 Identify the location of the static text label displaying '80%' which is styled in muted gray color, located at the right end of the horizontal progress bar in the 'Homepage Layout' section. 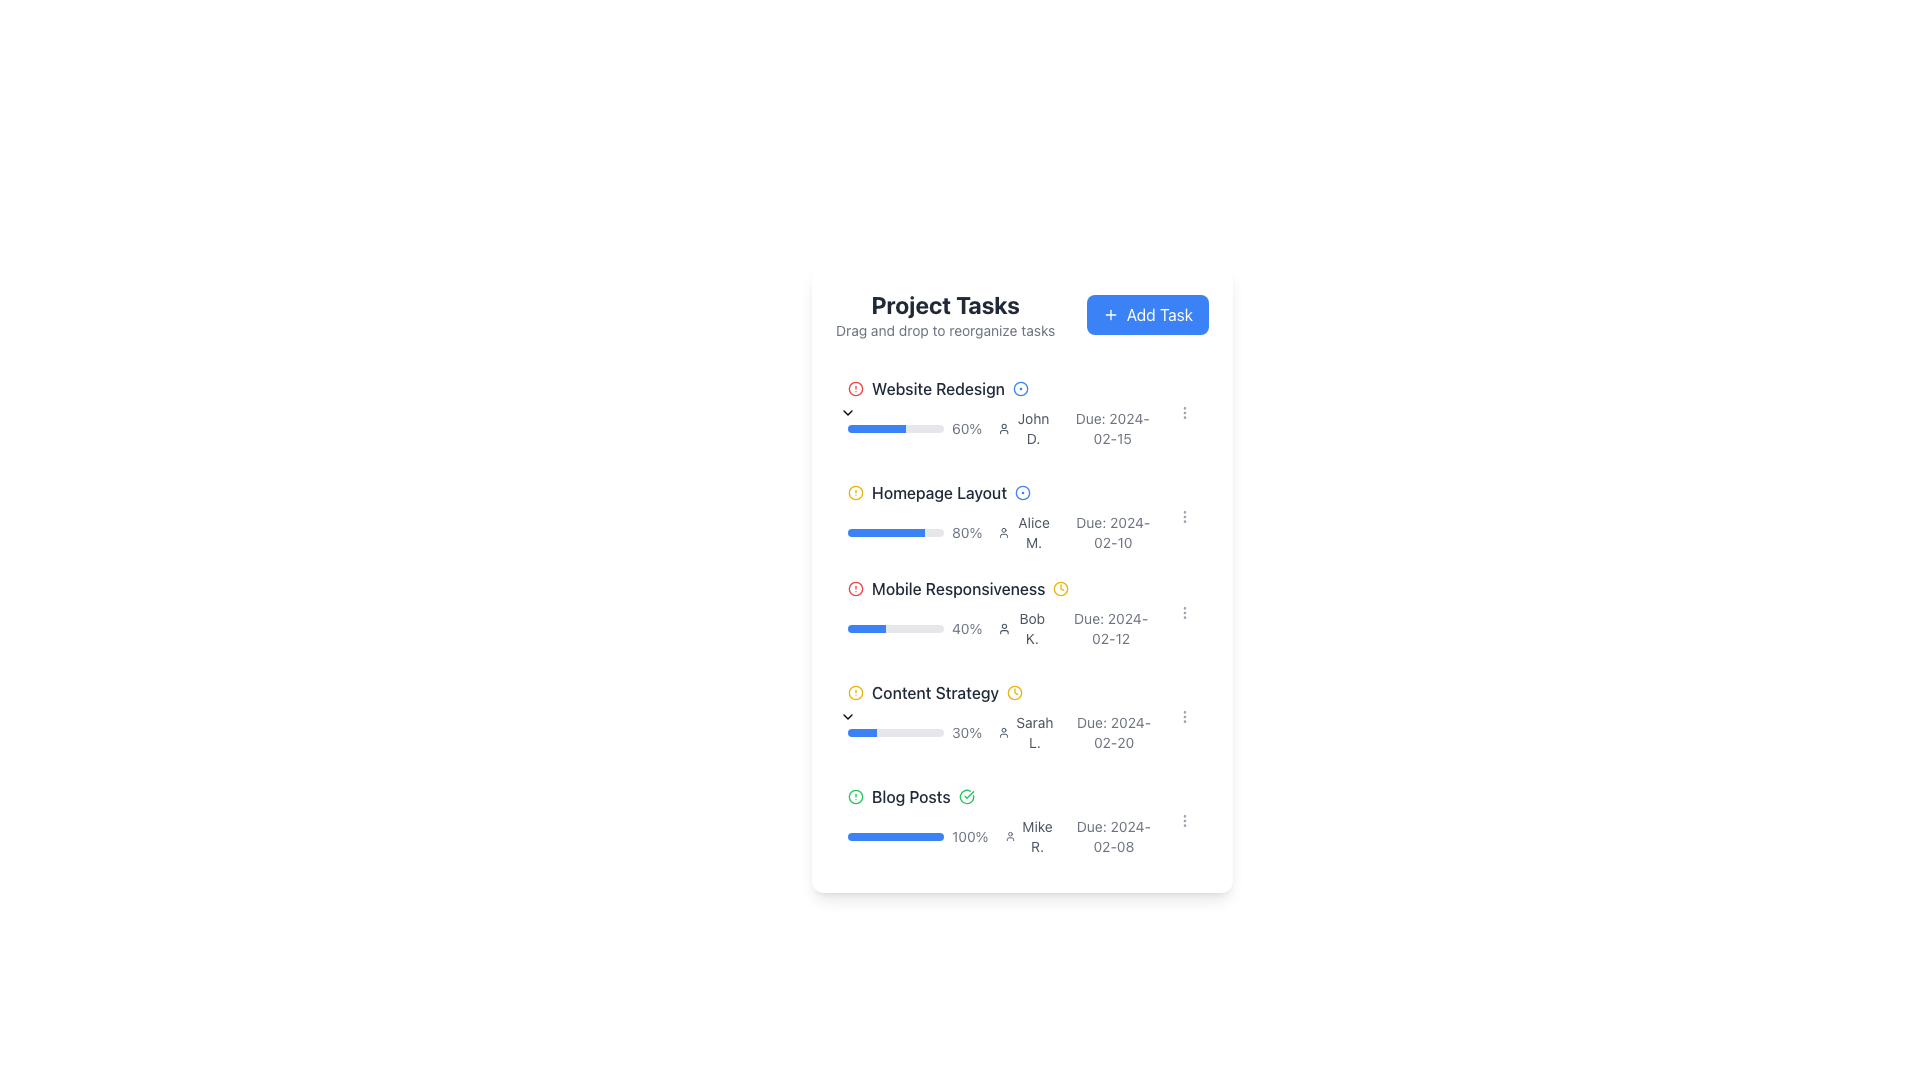
(967, 531).